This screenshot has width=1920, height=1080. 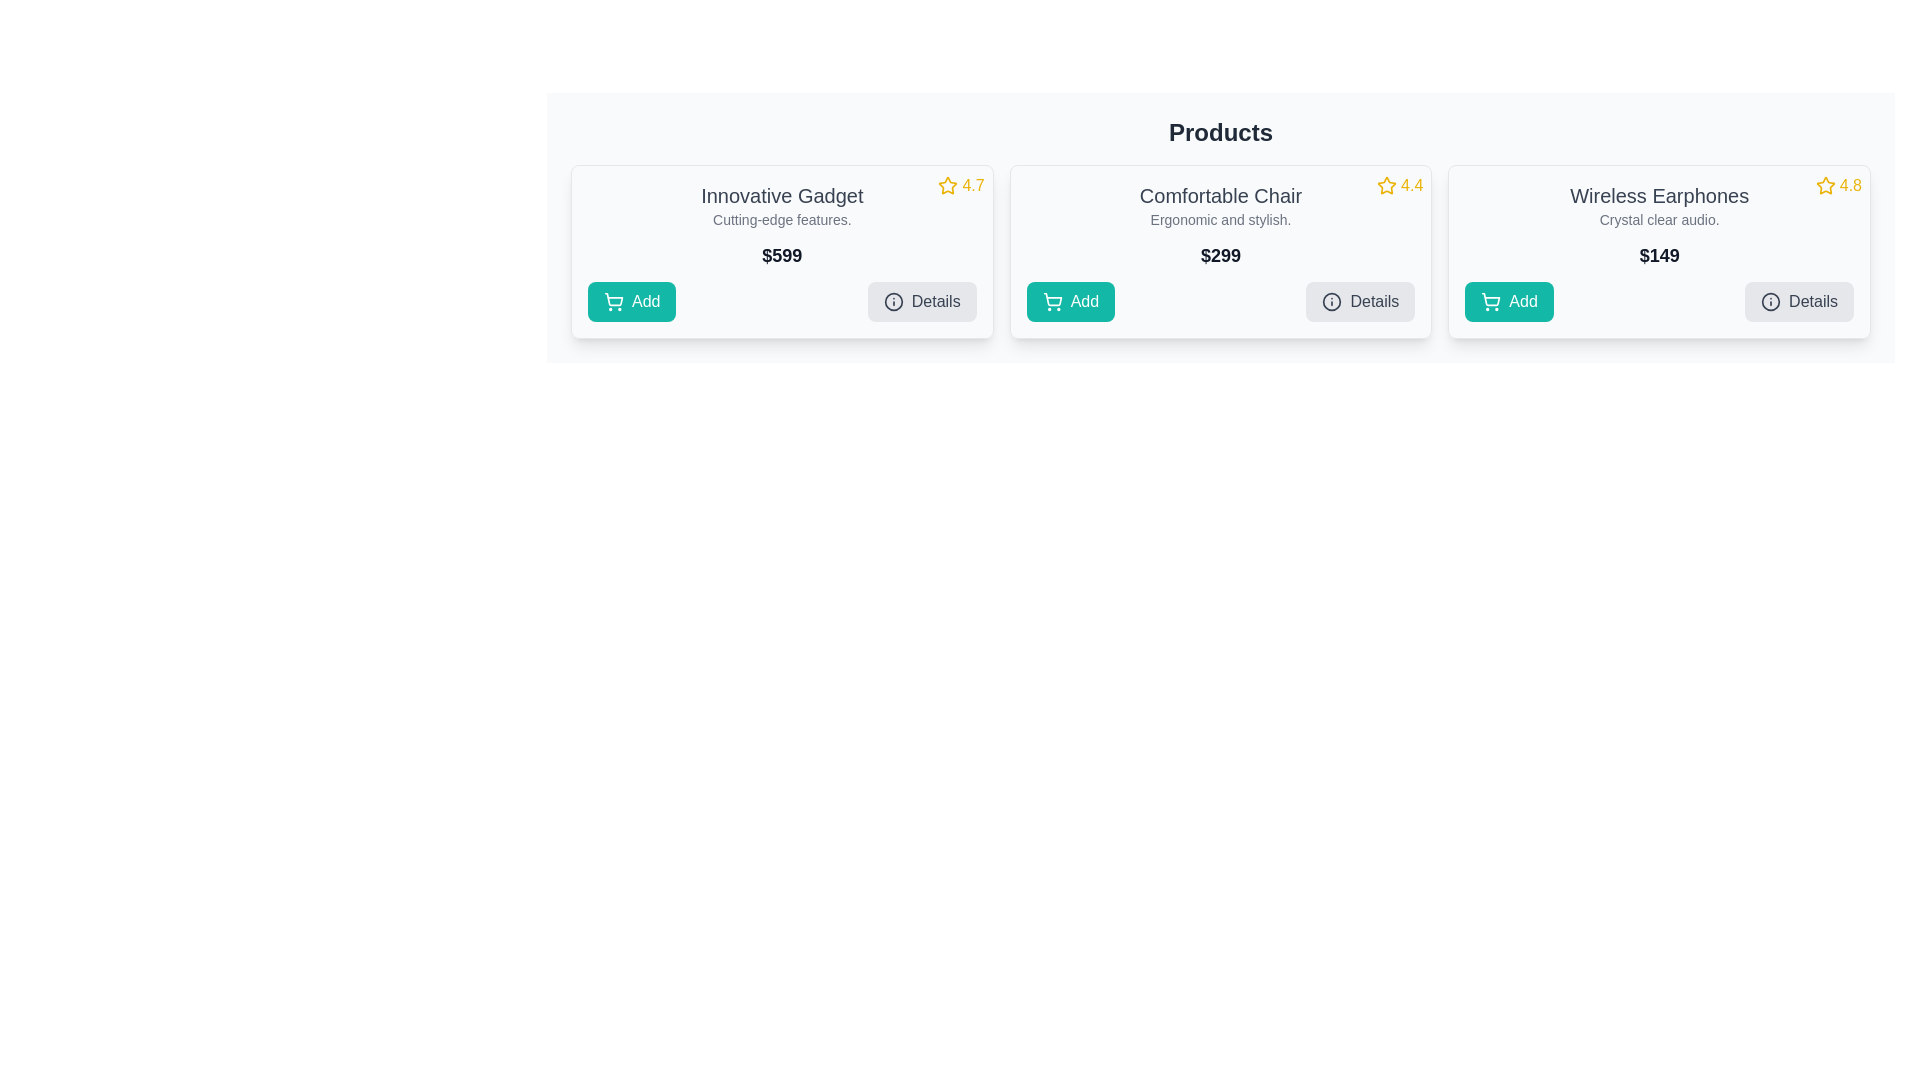 What do you see at coordinates (1771, 301) in the screenshot?
I see `the information icon within the 'Details' button located at the bottom right of the 'Wireless Earphones' card` at bounding box center [1771, 301].